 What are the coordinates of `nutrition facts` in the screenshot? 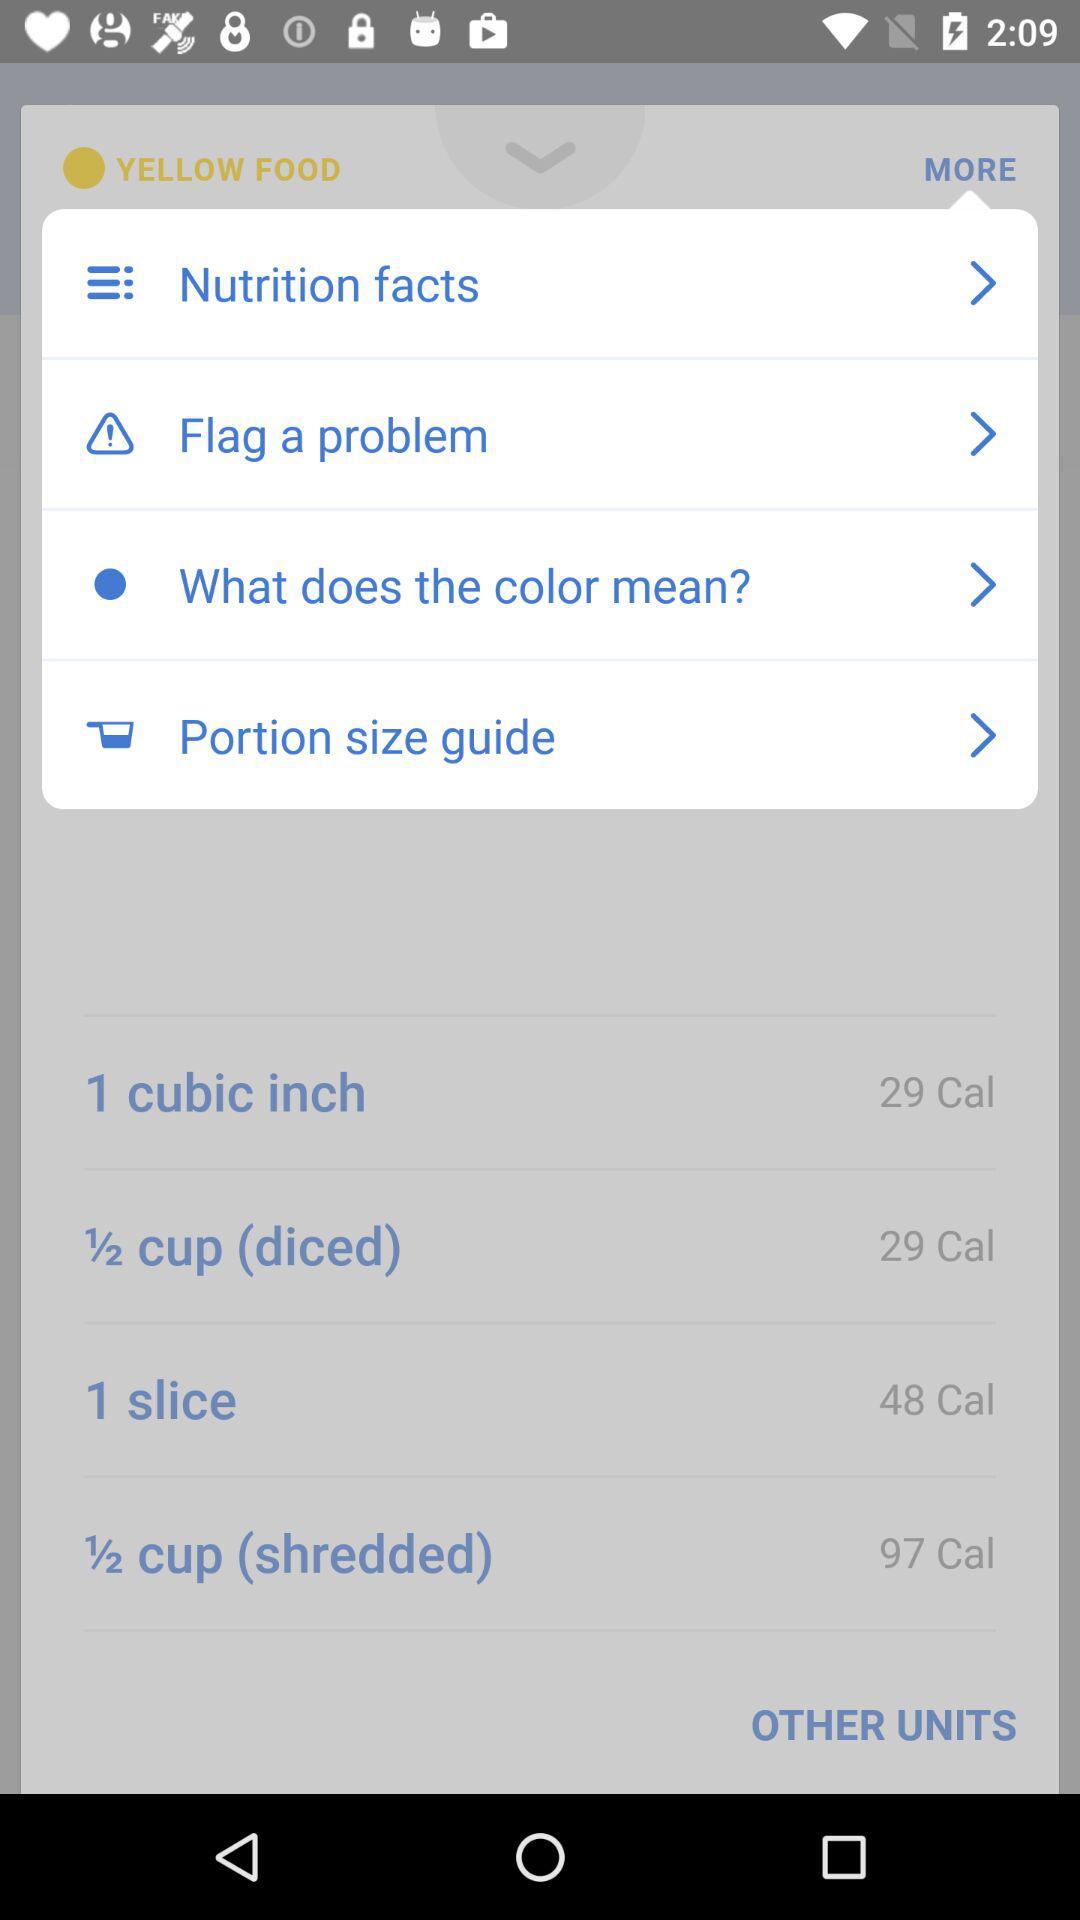 It's located at (553, 282).